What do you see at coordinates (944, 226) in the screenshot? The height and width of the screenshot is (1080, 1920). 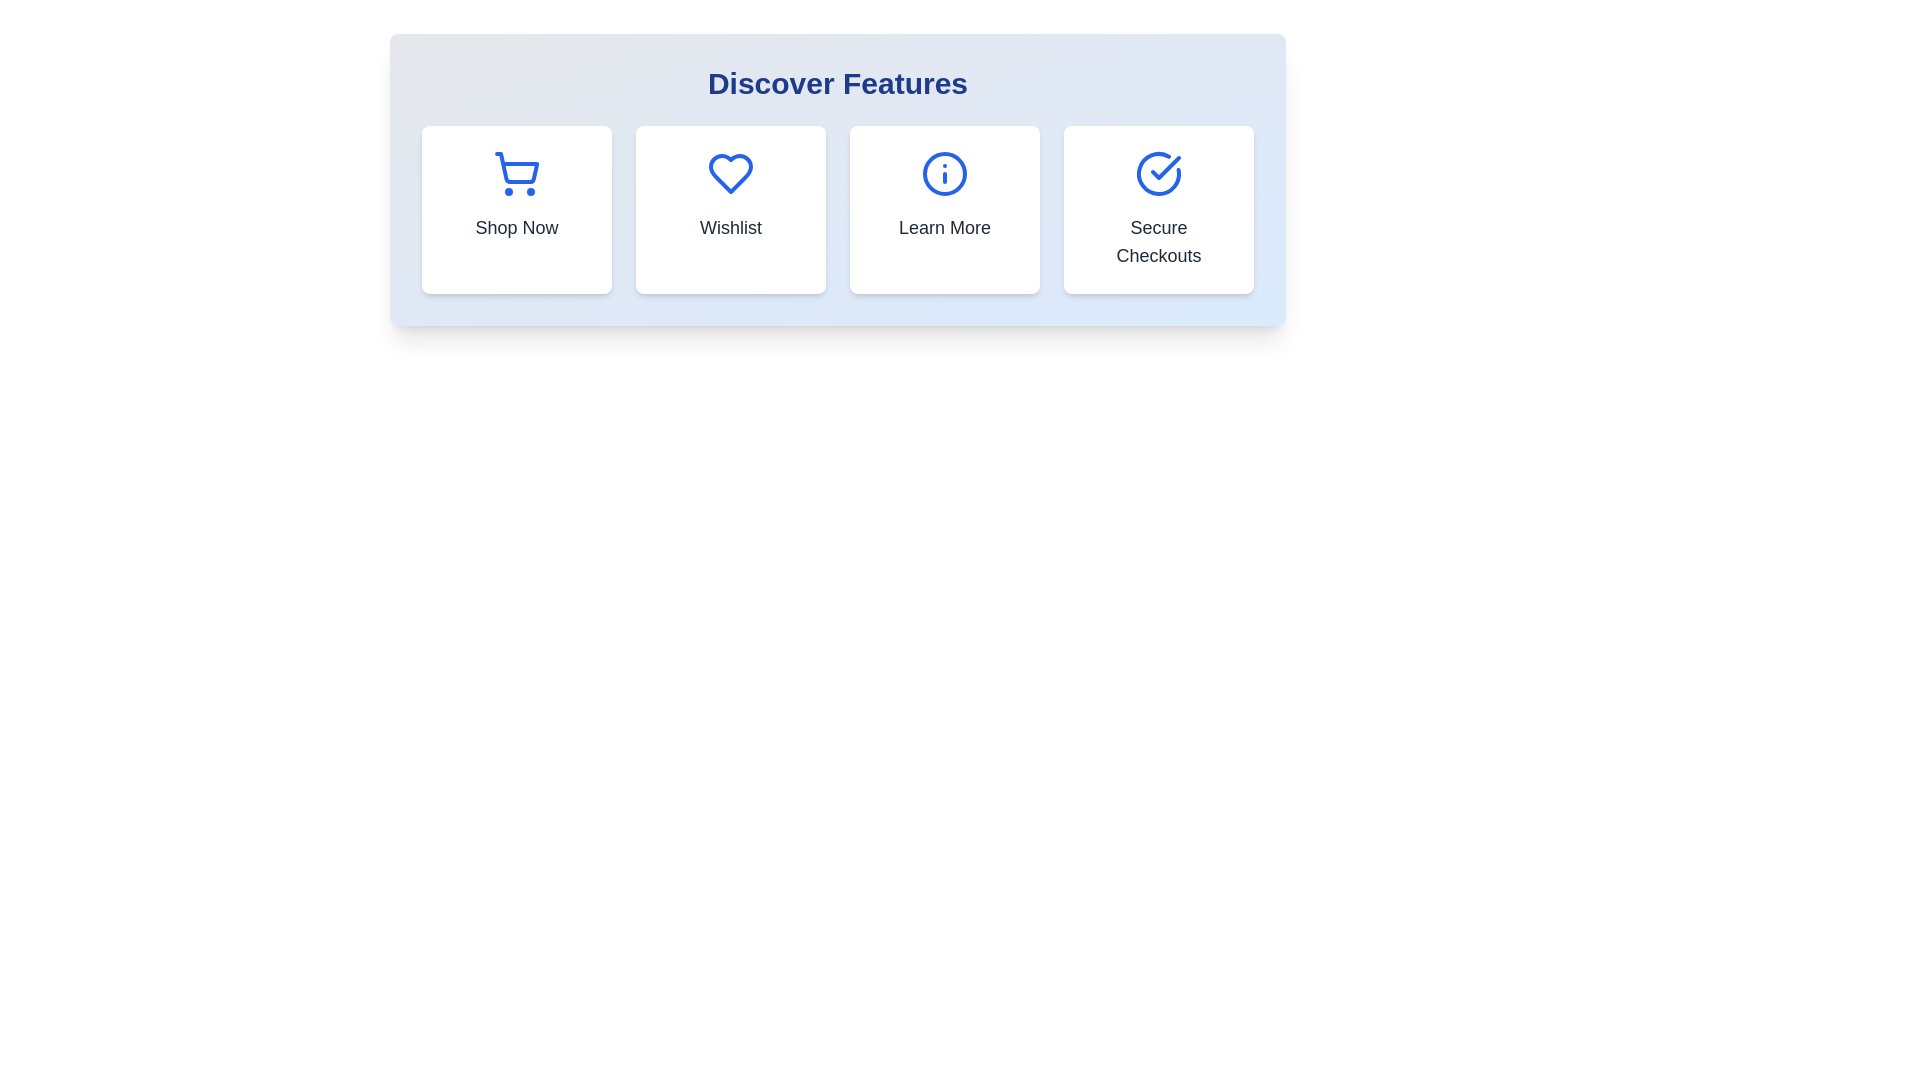 I see `the text label located at the bottom center of the third card from the left in a row of four cards, which is styled in blue and indicates a feature` at bounding box center [944, 226].